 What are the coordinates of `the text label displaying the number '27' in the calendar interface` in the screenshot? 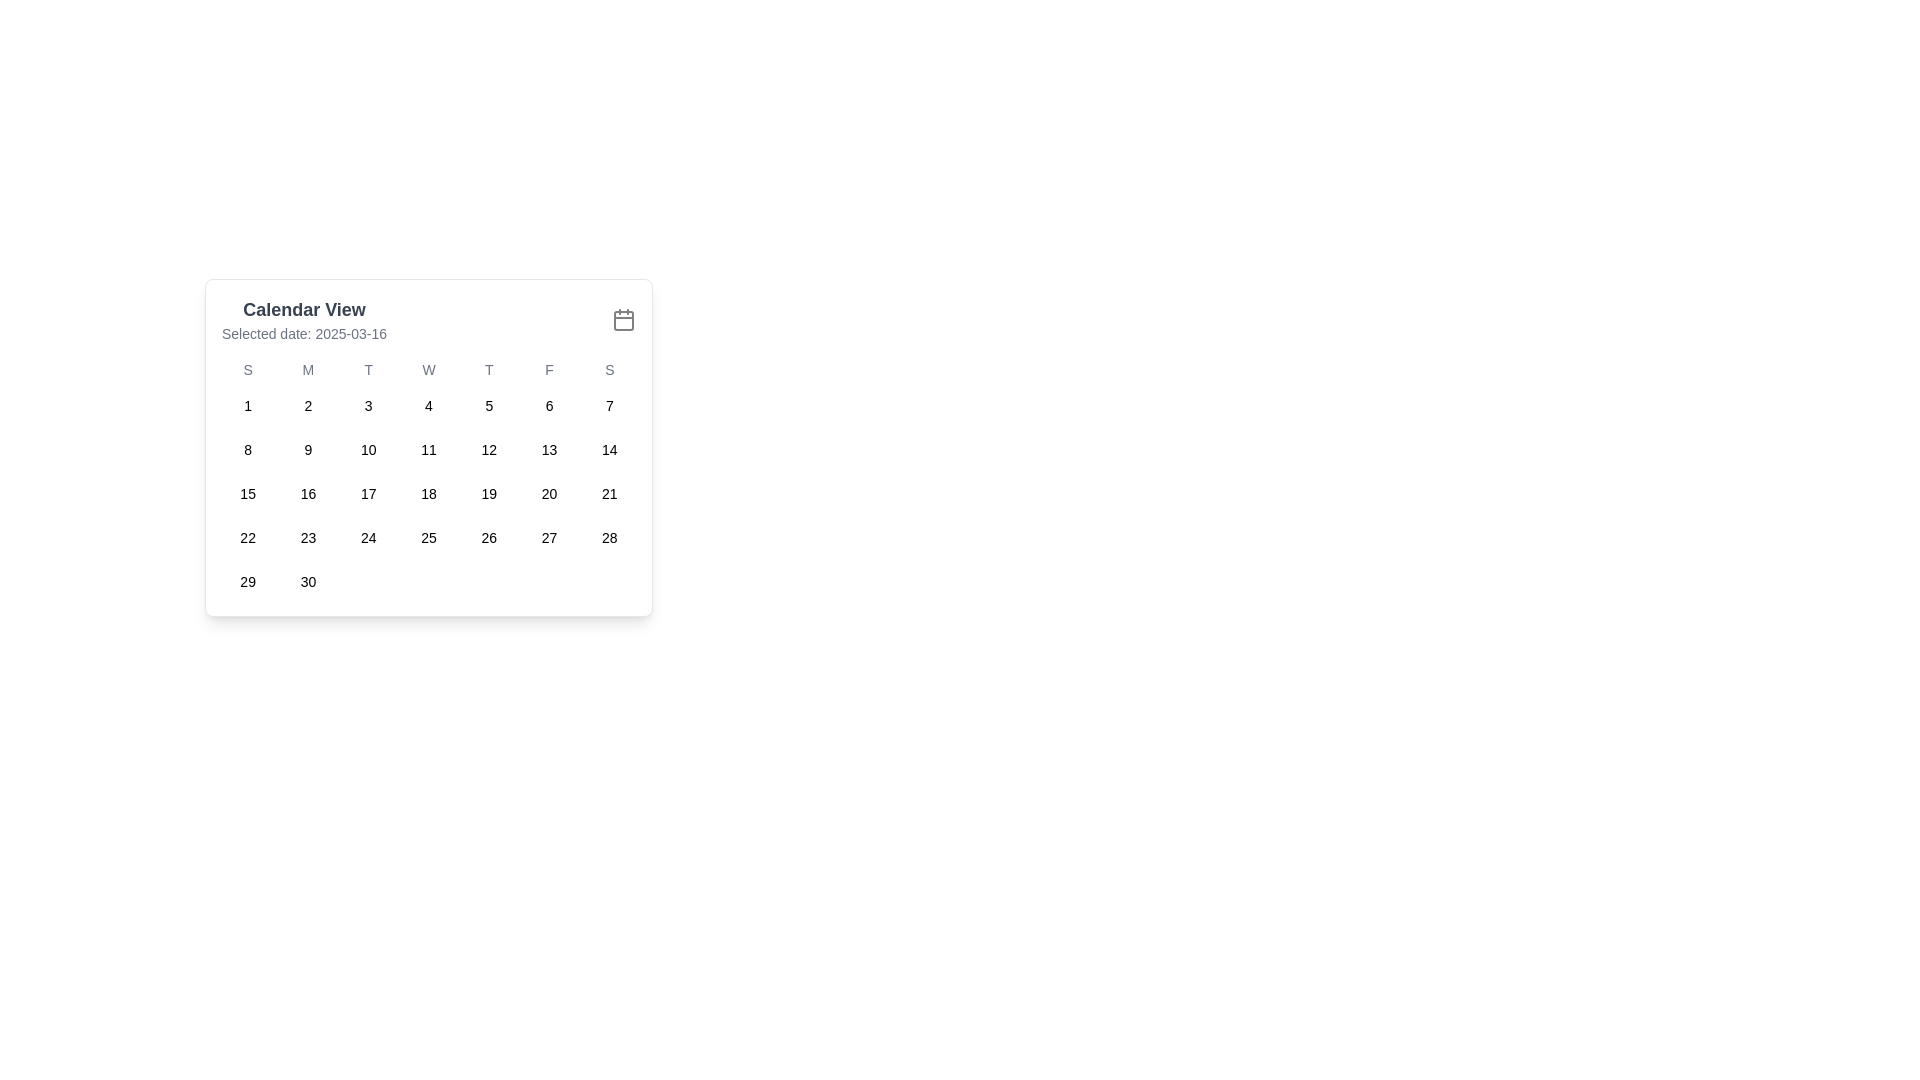 It's located at (549, 536).